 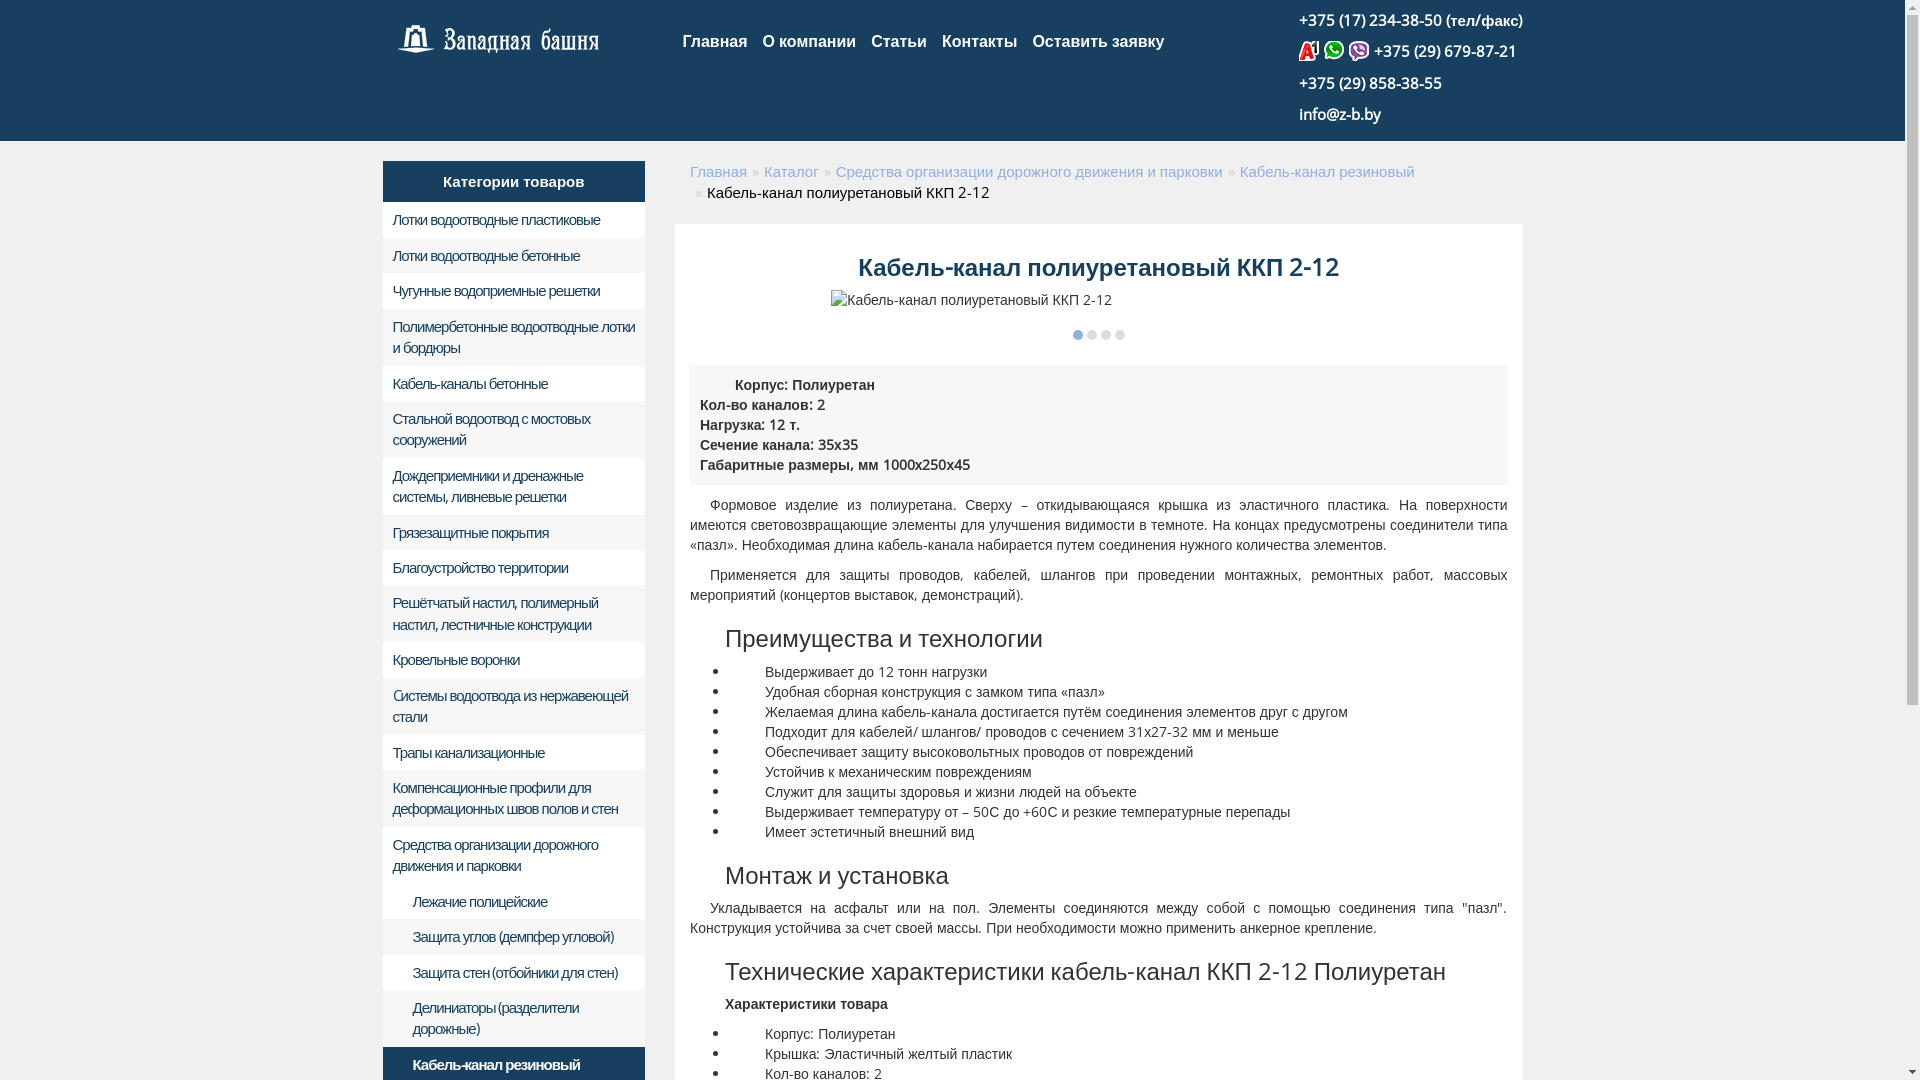 What do you see at coordinates (1445, 49) in the screenshot?
I see `'+375 (29) 679-87-21'` at bounding box center [1445, 49].